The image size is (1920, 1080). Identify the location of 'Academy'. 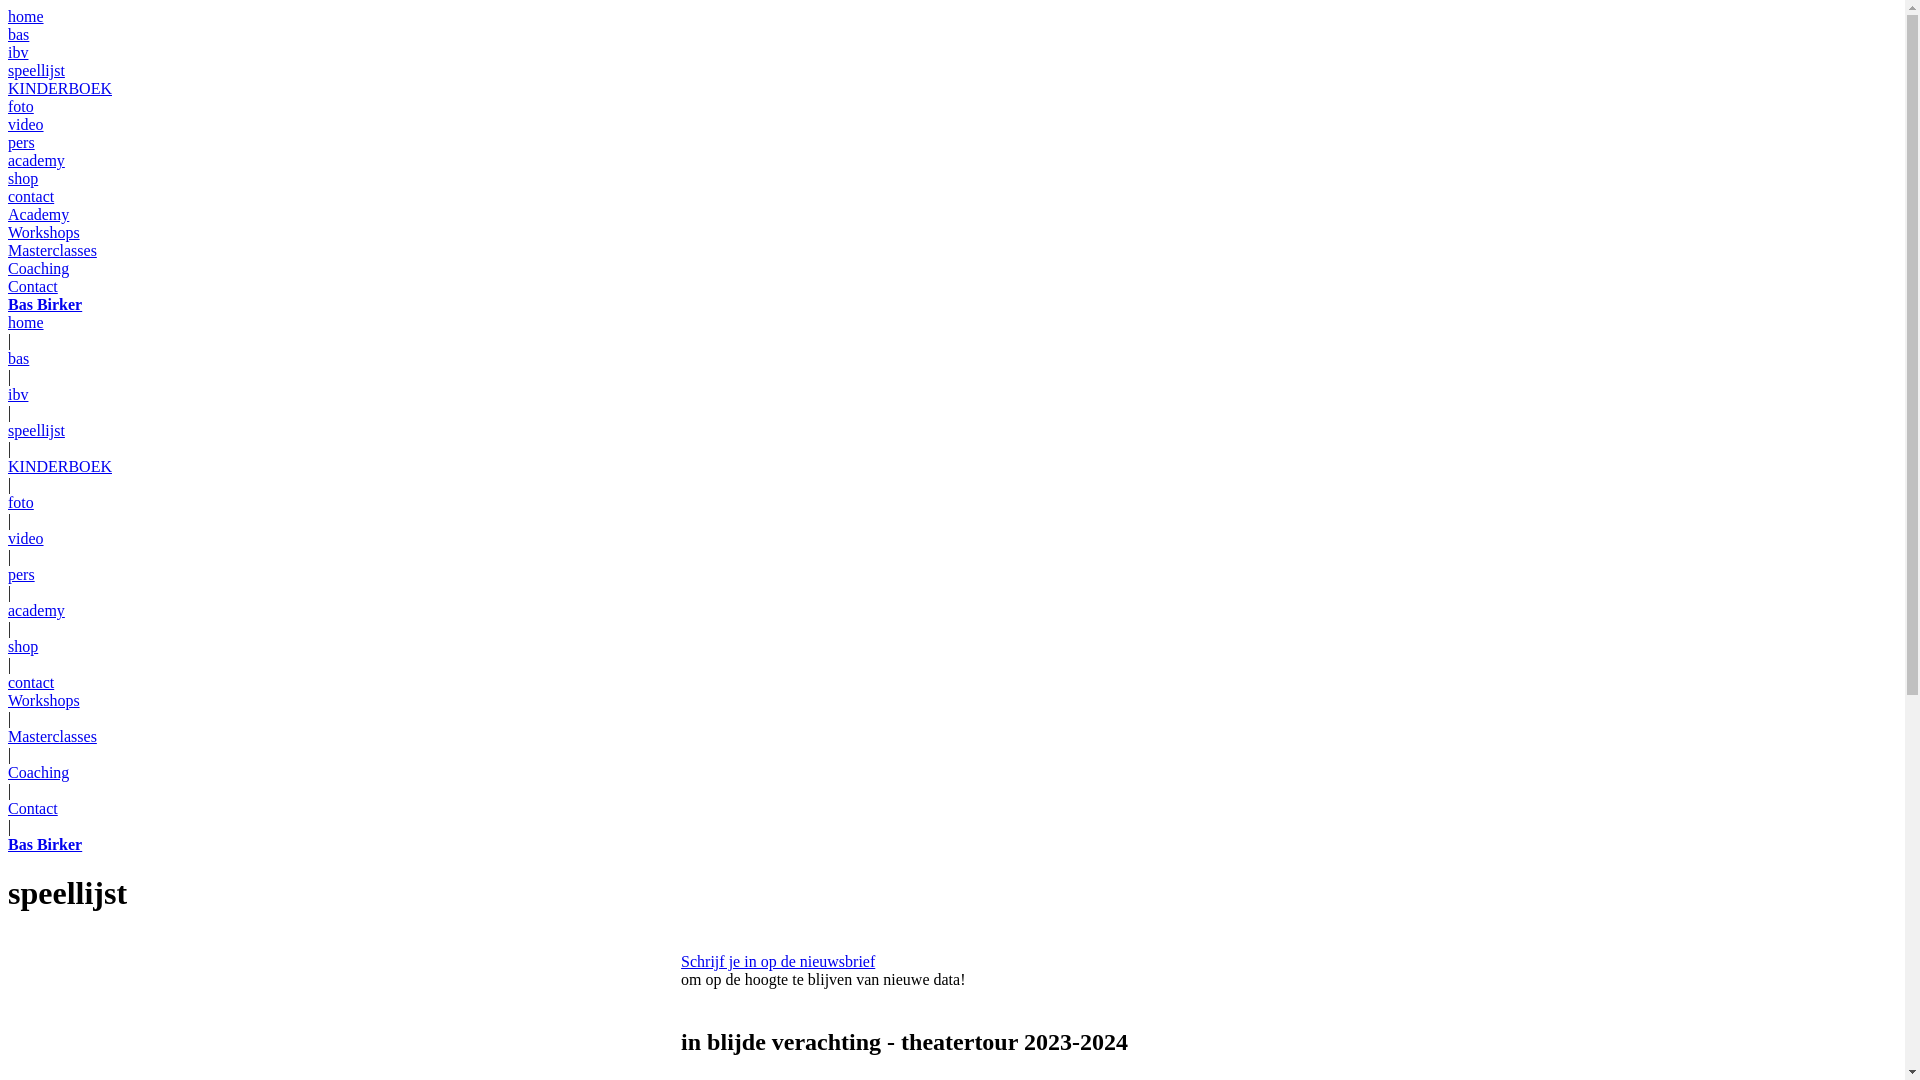
(38, 214).